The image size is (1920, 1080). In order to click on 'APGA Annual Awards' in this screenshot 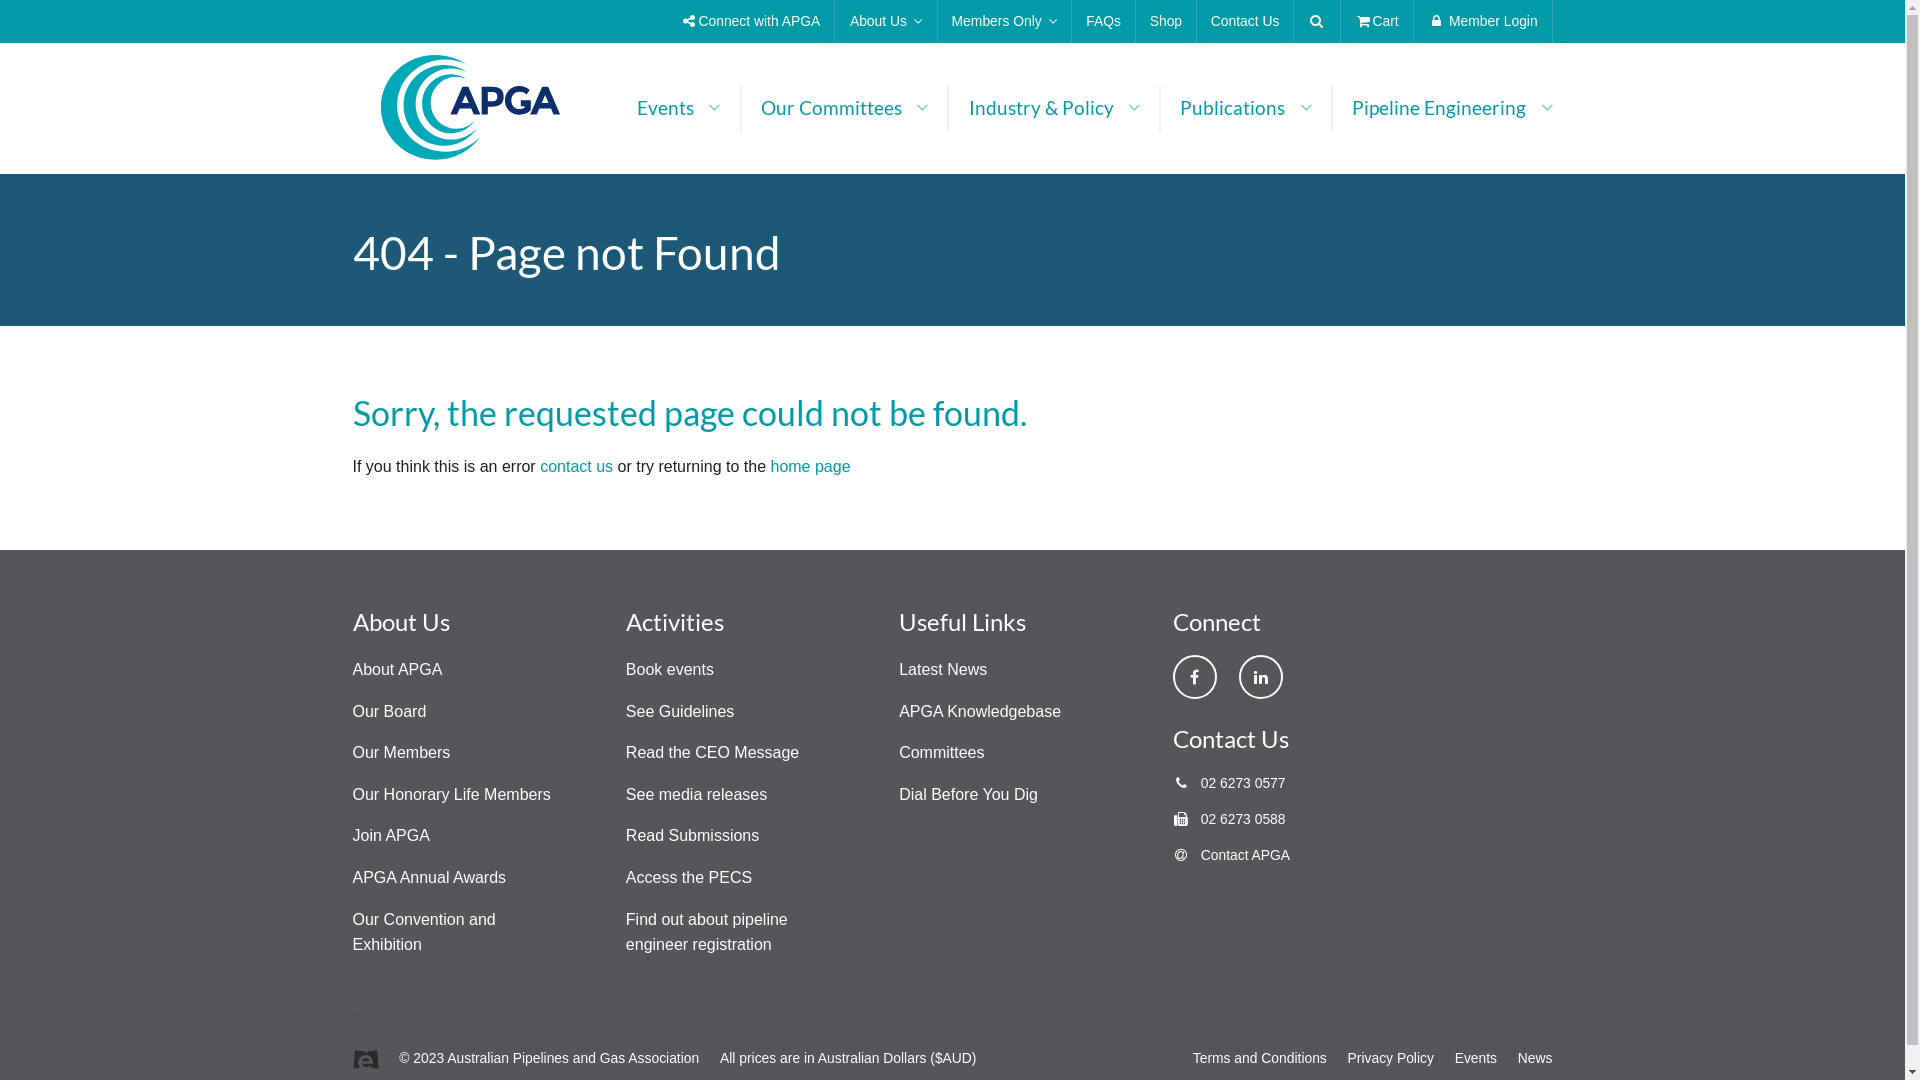, I will do `click(427, 876)`.